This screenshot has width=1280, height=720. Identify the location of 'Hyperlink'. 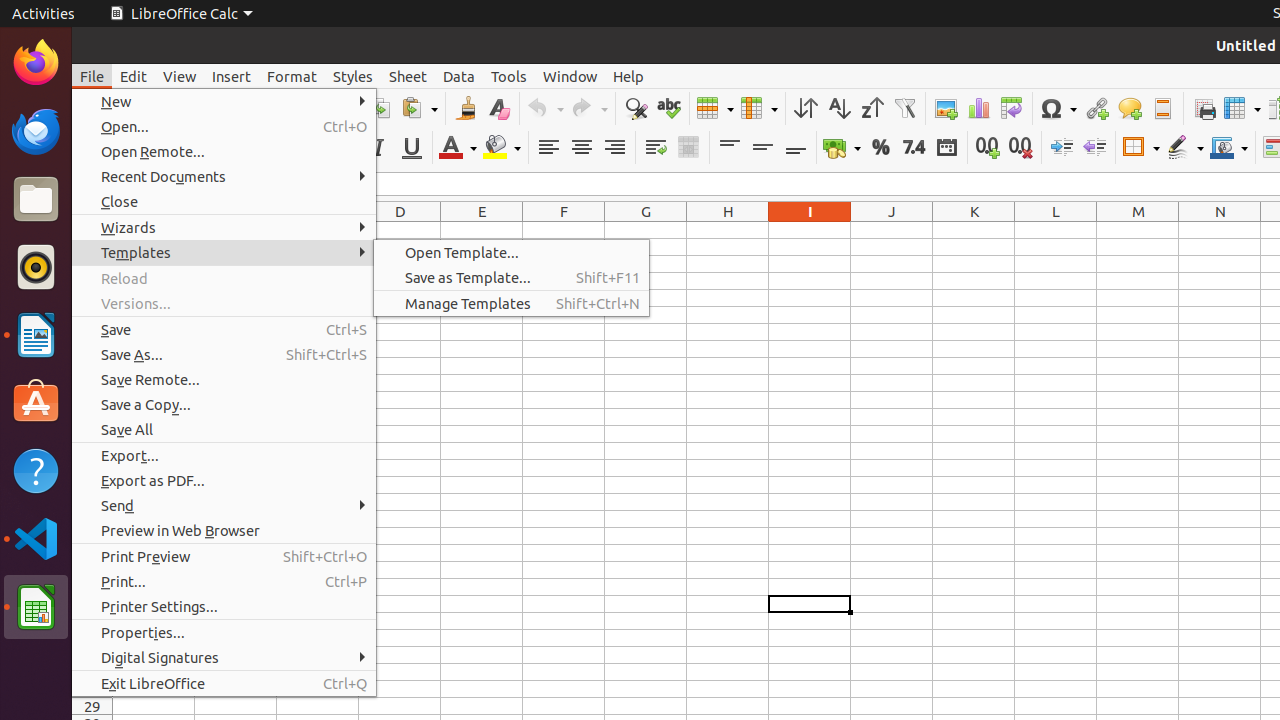
(1095, 108).